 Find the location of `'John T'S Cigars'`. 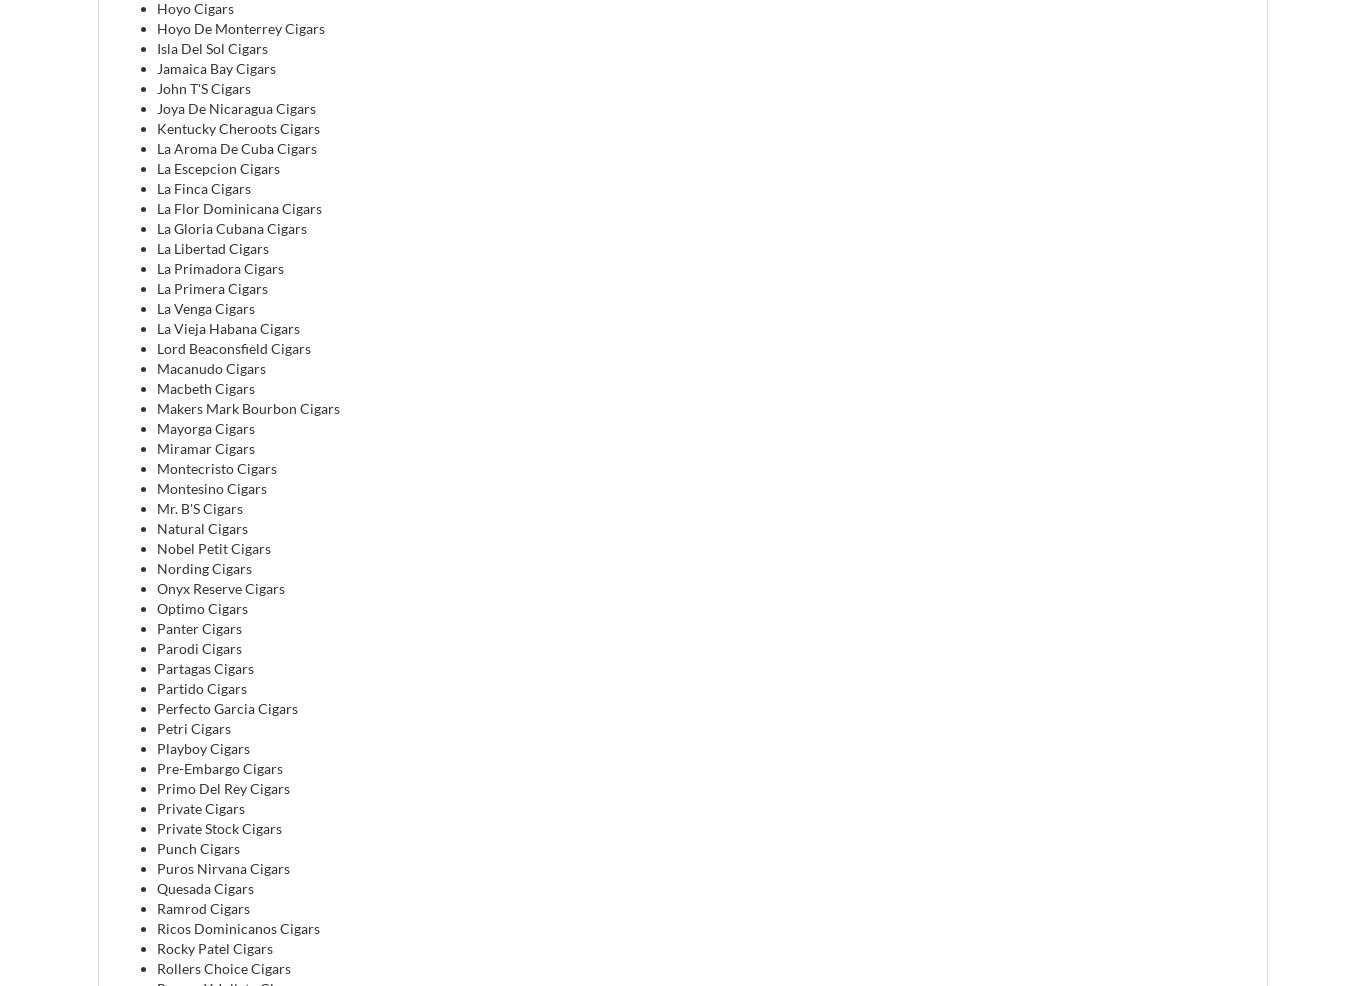

'John T'S Cigars' is located at coordinates (202, 87).